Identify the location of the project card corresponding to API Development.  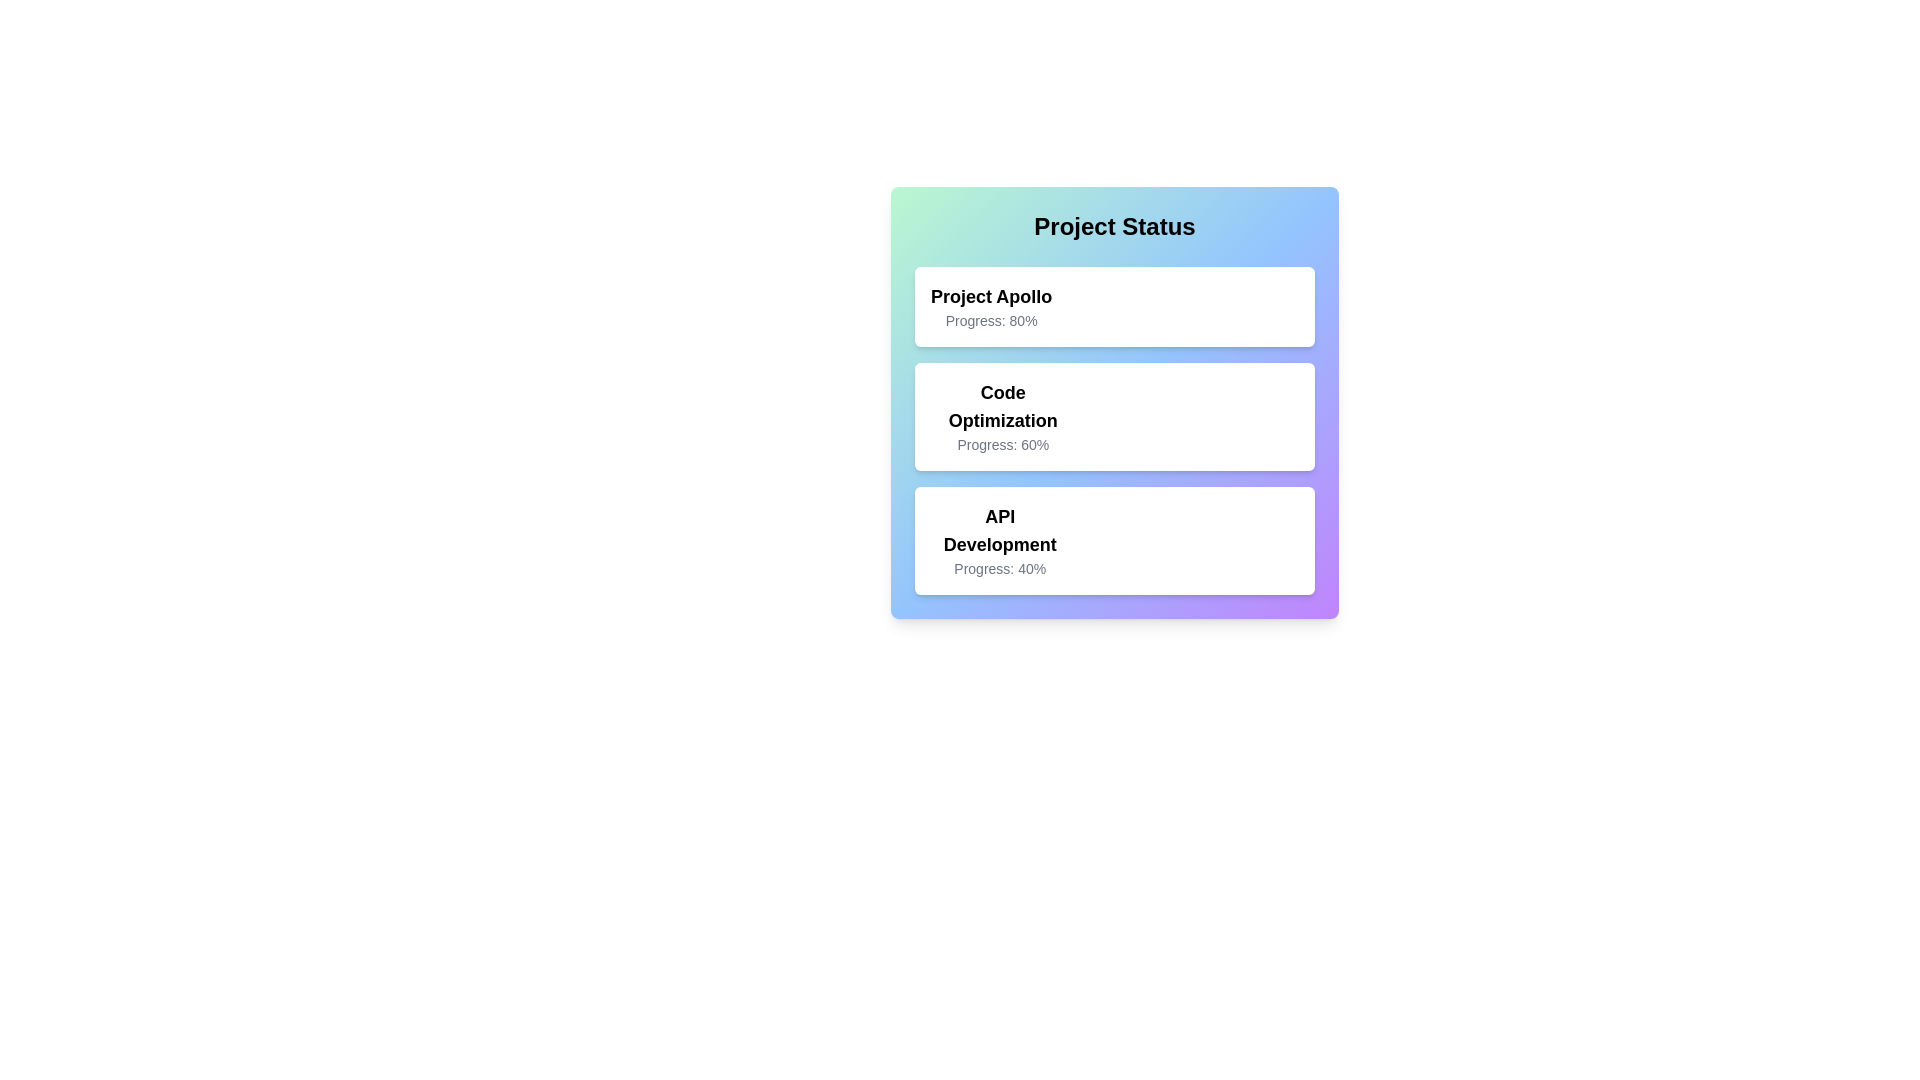
(1113, 540).